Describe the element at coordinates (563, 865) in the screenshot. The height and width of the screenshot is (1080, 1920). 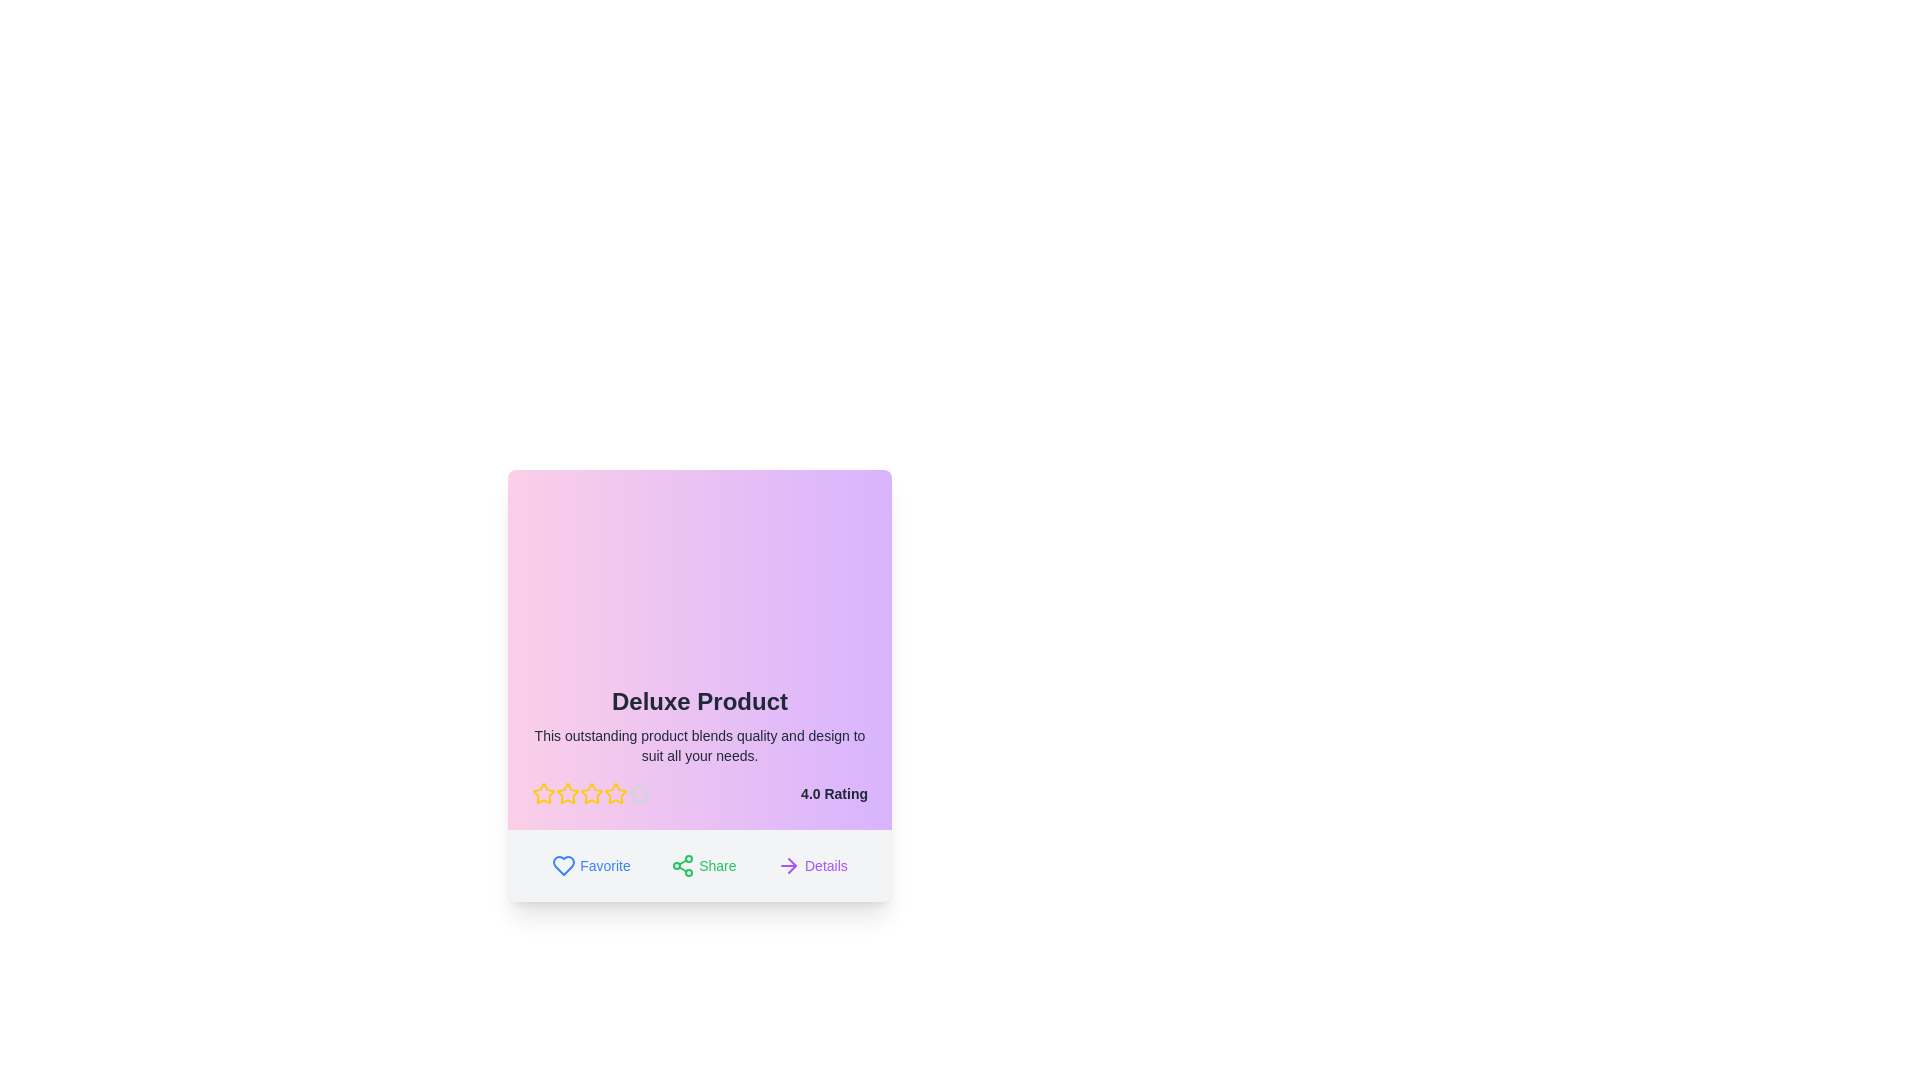
I see `the heart-shaped icon with a blue stroke located next to the 'Favorite' text label to favorite the item` at that location.